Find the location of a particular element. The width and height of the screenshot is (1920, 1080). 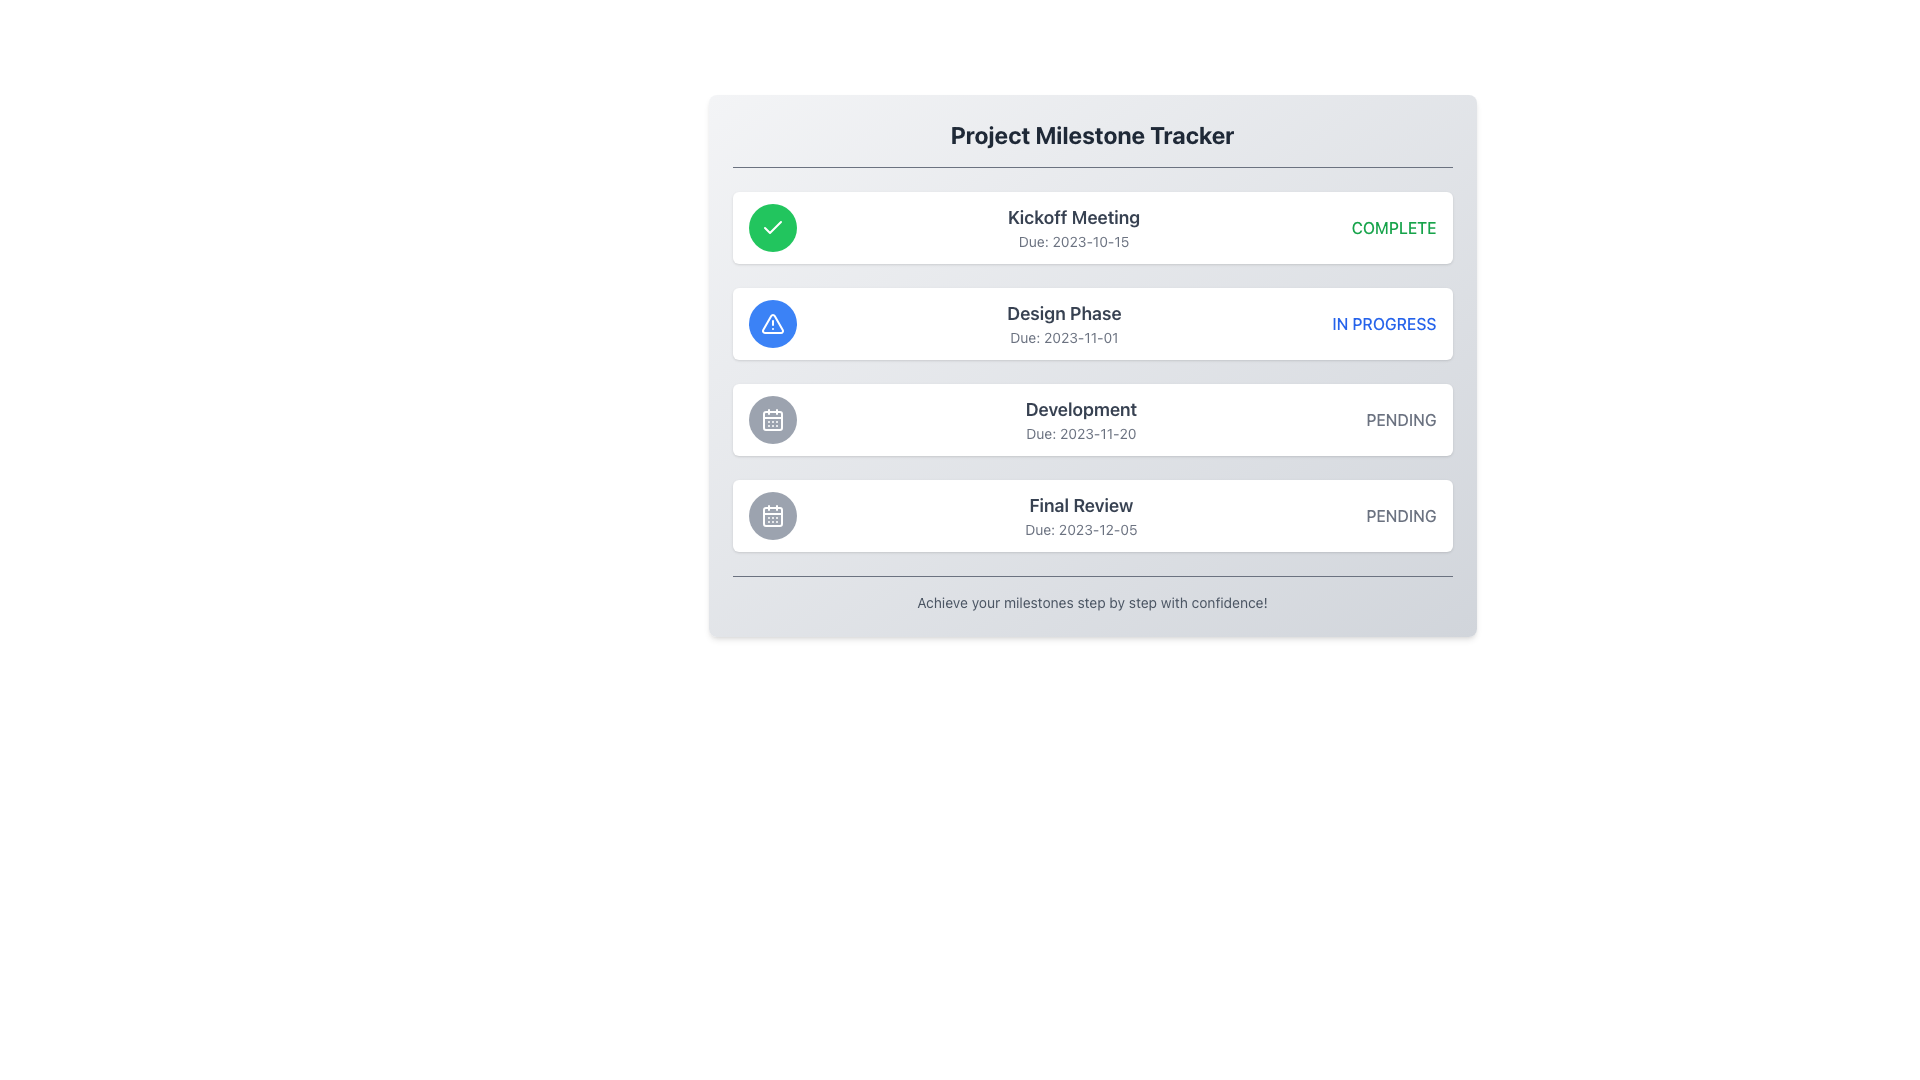

the Development milestone icon in the Project Milestone Tracker located on the left side of the third row is located at coordinates (771, 419).